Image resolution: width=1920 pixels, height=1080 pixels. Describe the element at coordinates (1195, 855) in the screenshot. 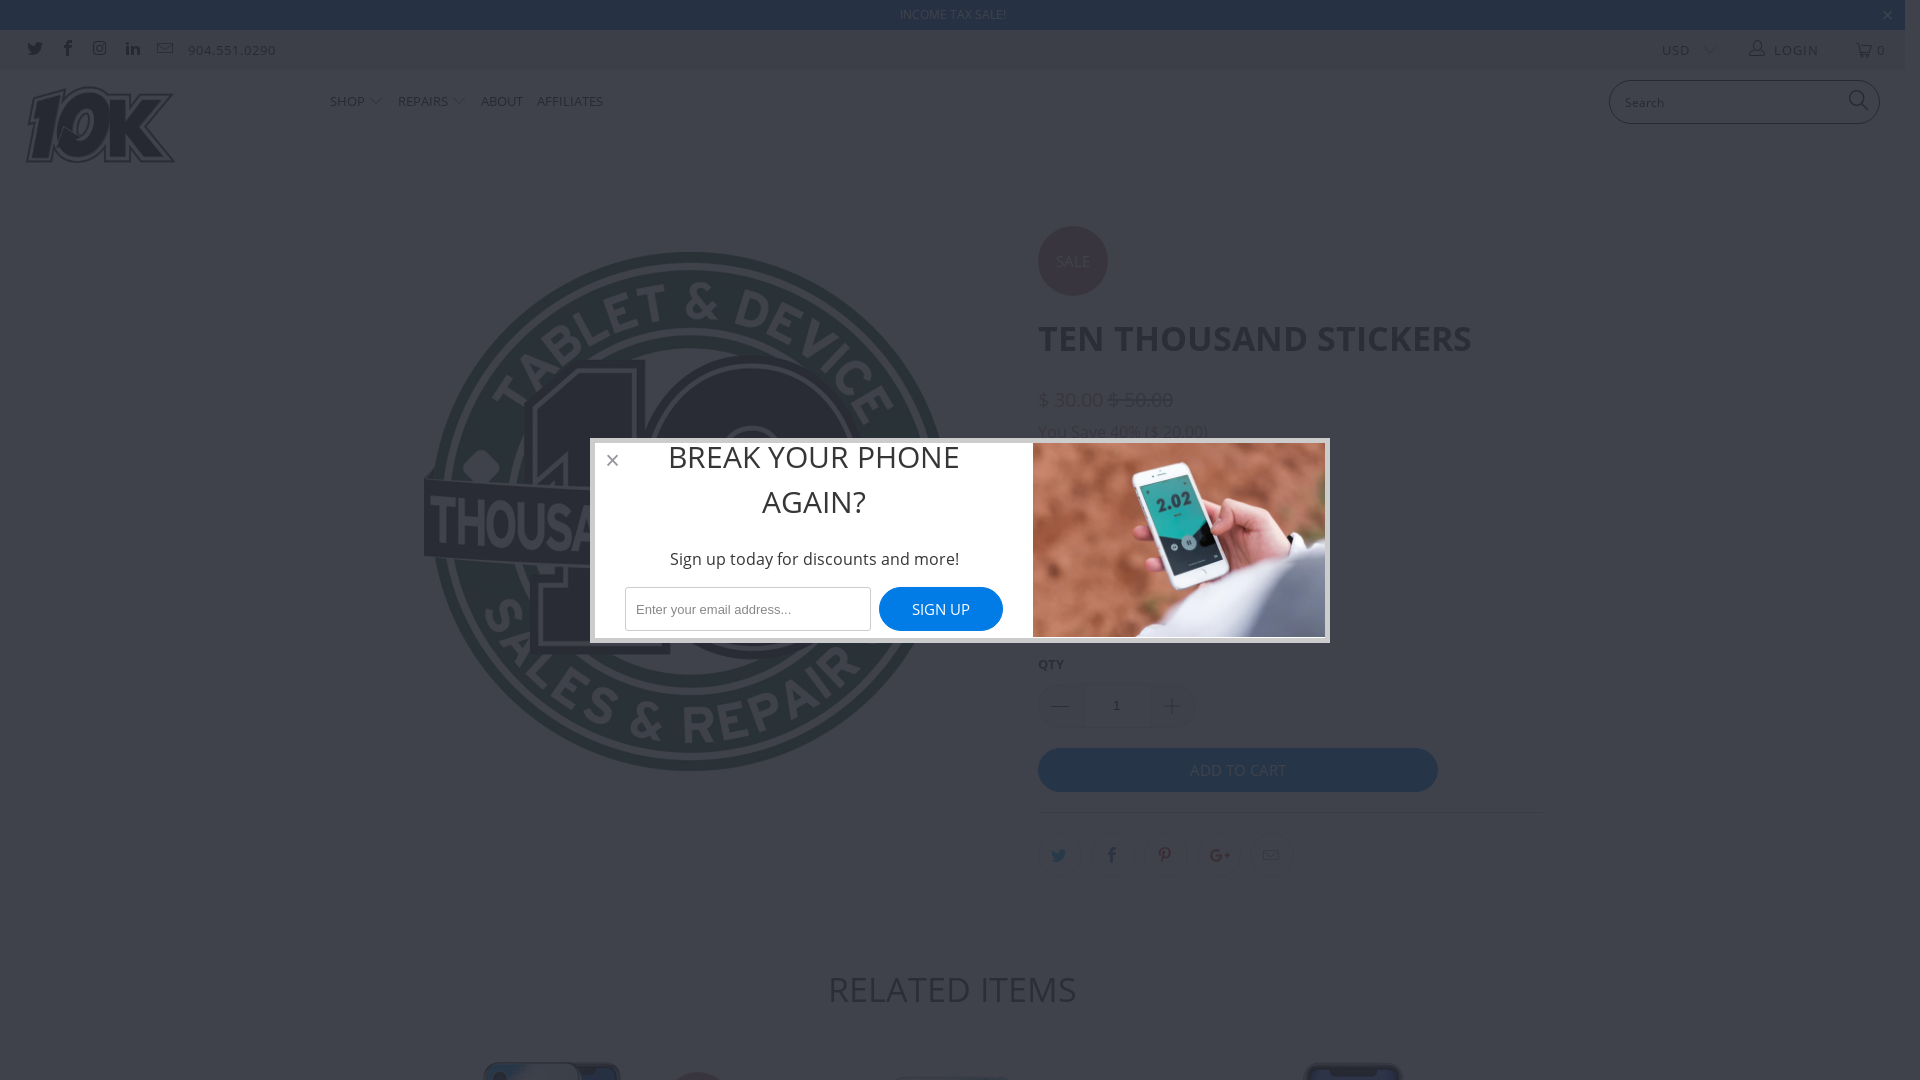

I see `'Share this on Google+'` at that location.